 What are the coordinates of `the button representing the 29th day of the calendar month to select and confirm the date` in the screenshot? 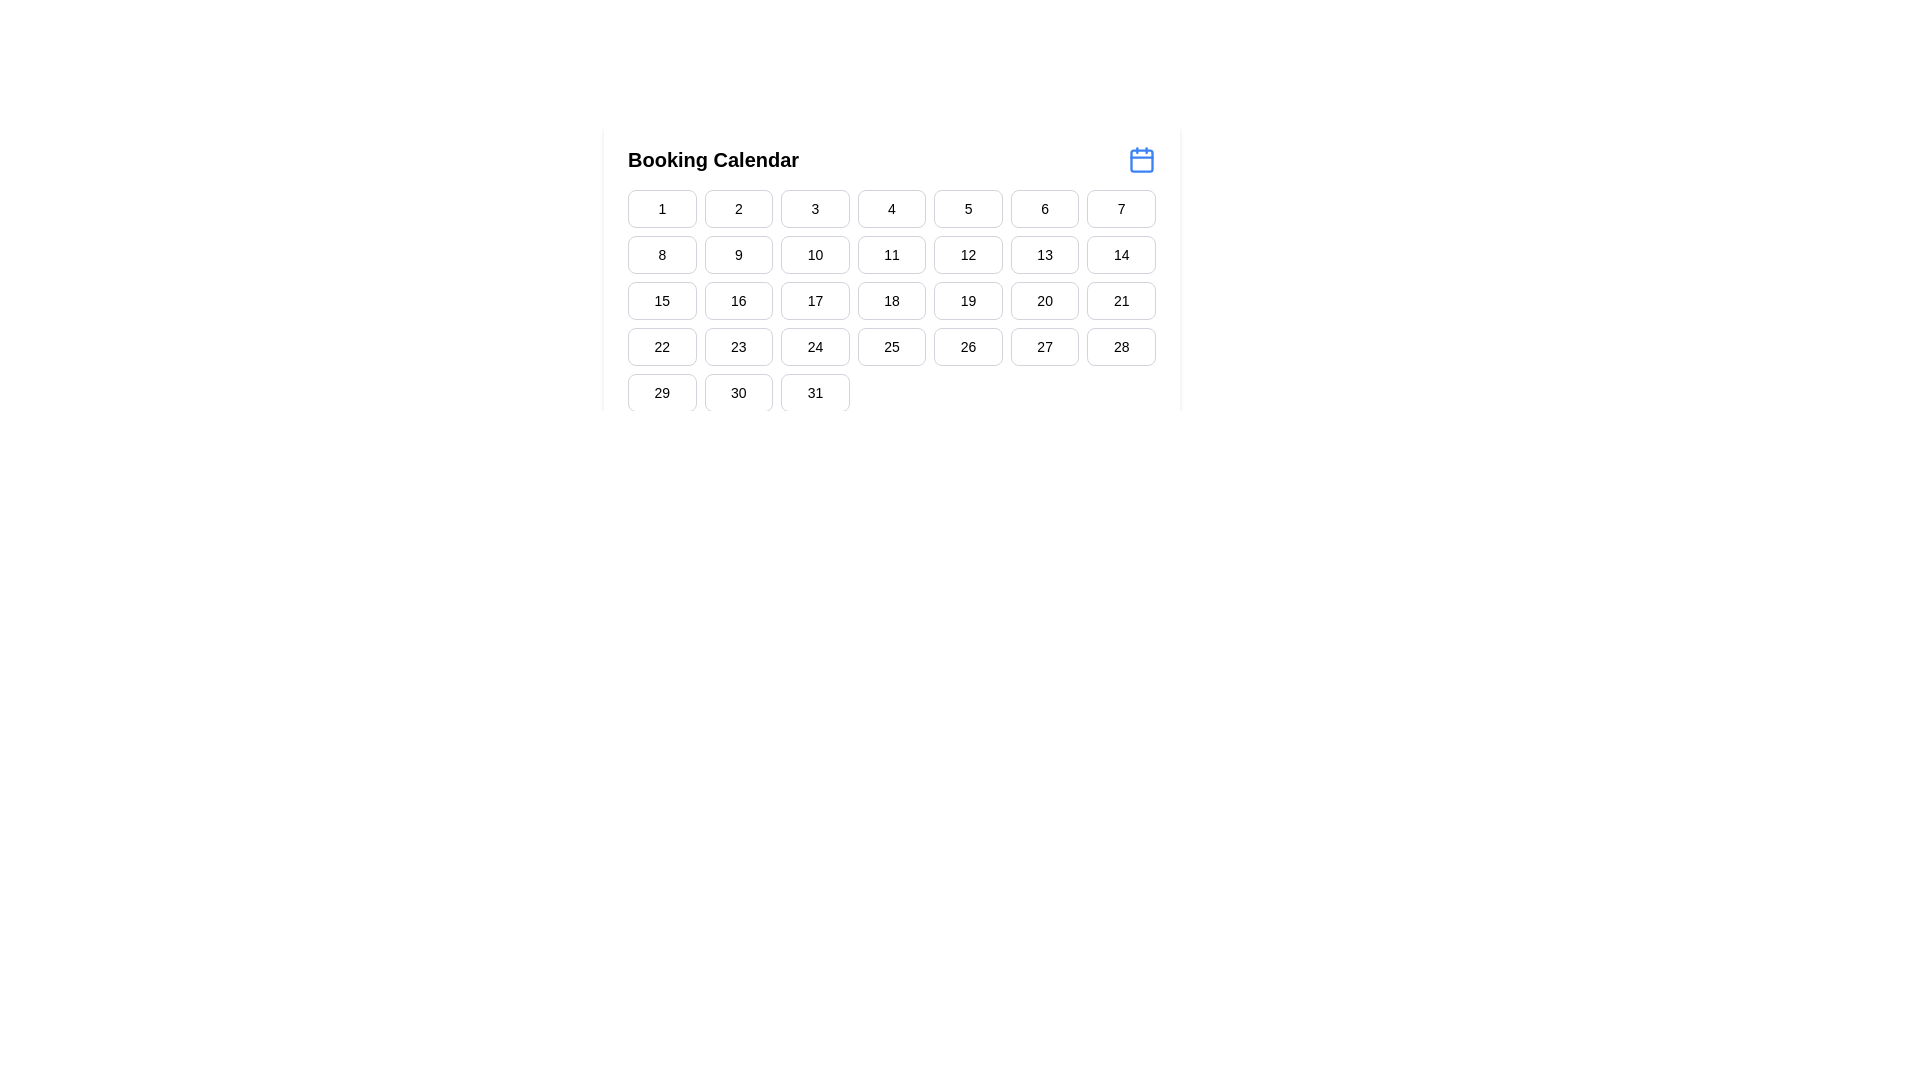 It's located at (662, 393).